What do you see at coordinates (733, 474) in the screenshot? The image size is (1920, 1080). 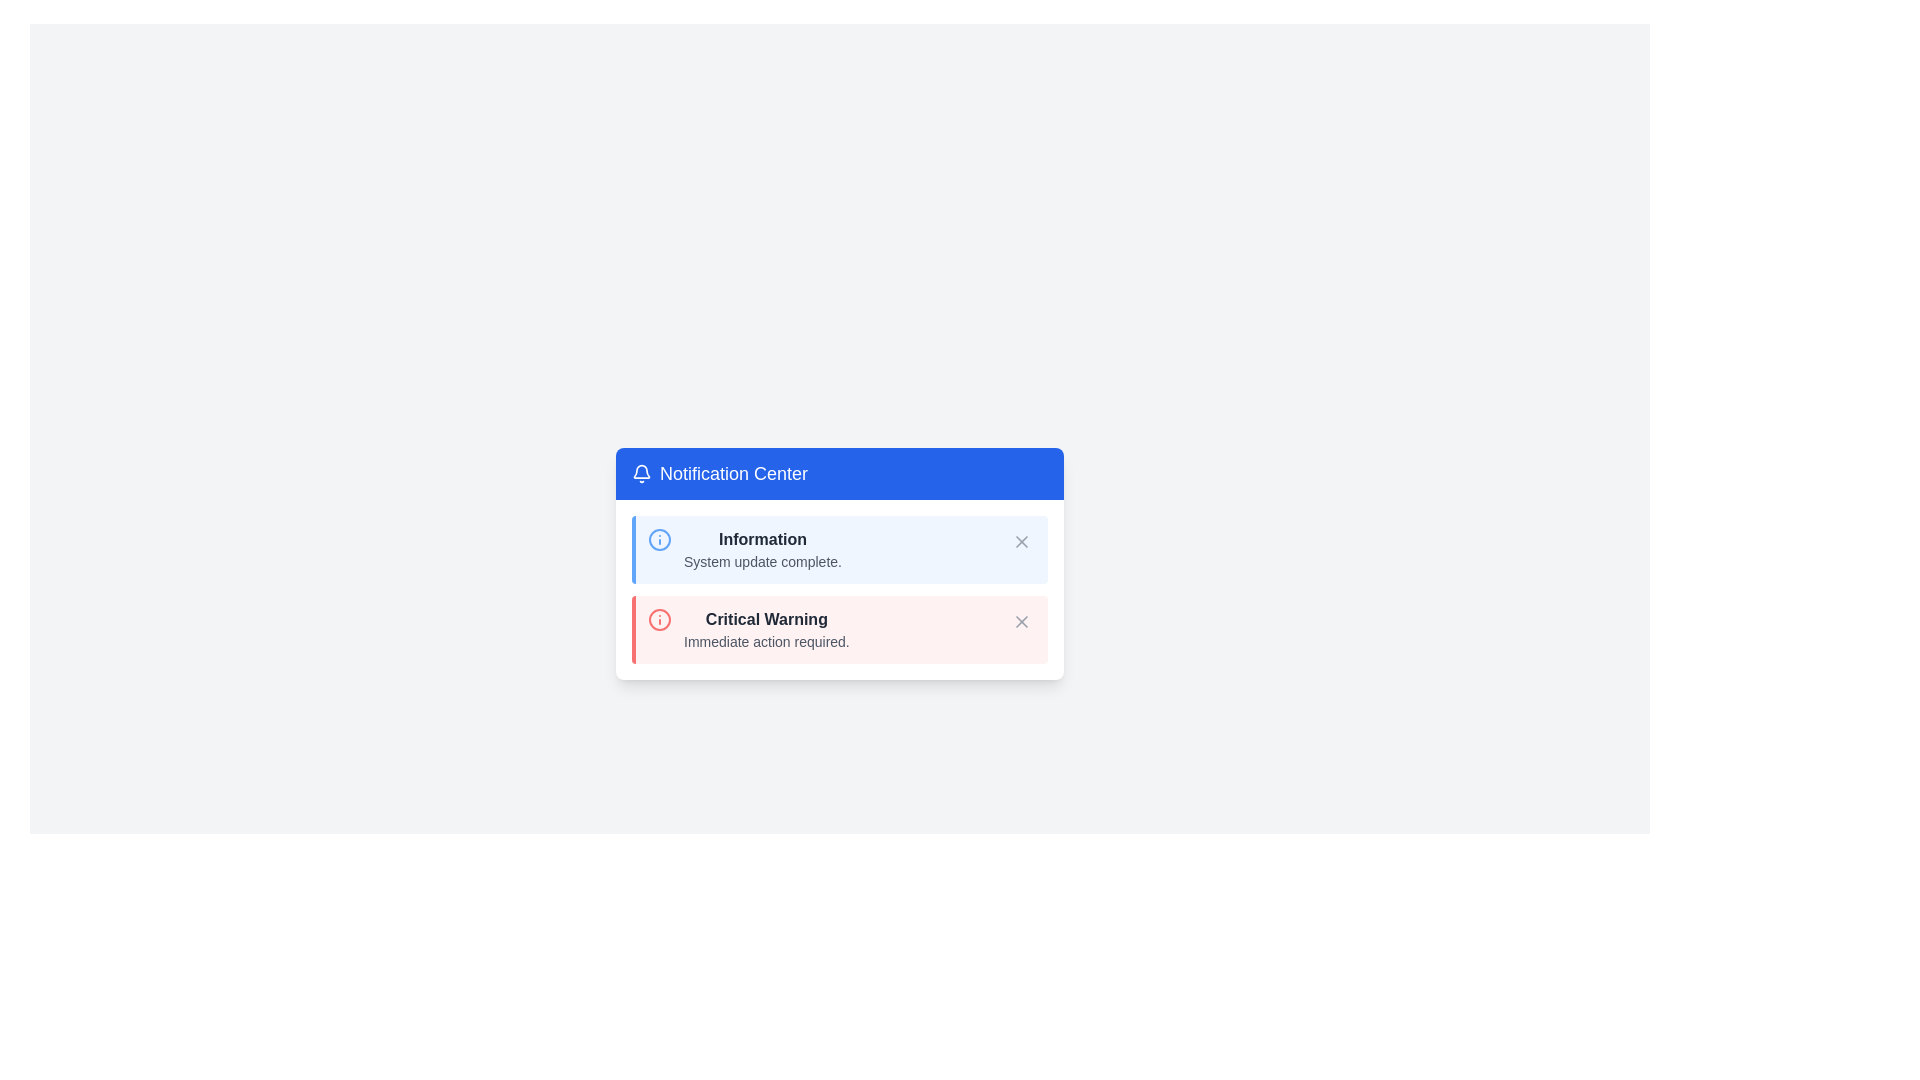 I see `title text located on the left side of the blue header in the notification center, which is visually centered within the header bar and slightly to the right of the bell icon` at bounding box center [733, 474].